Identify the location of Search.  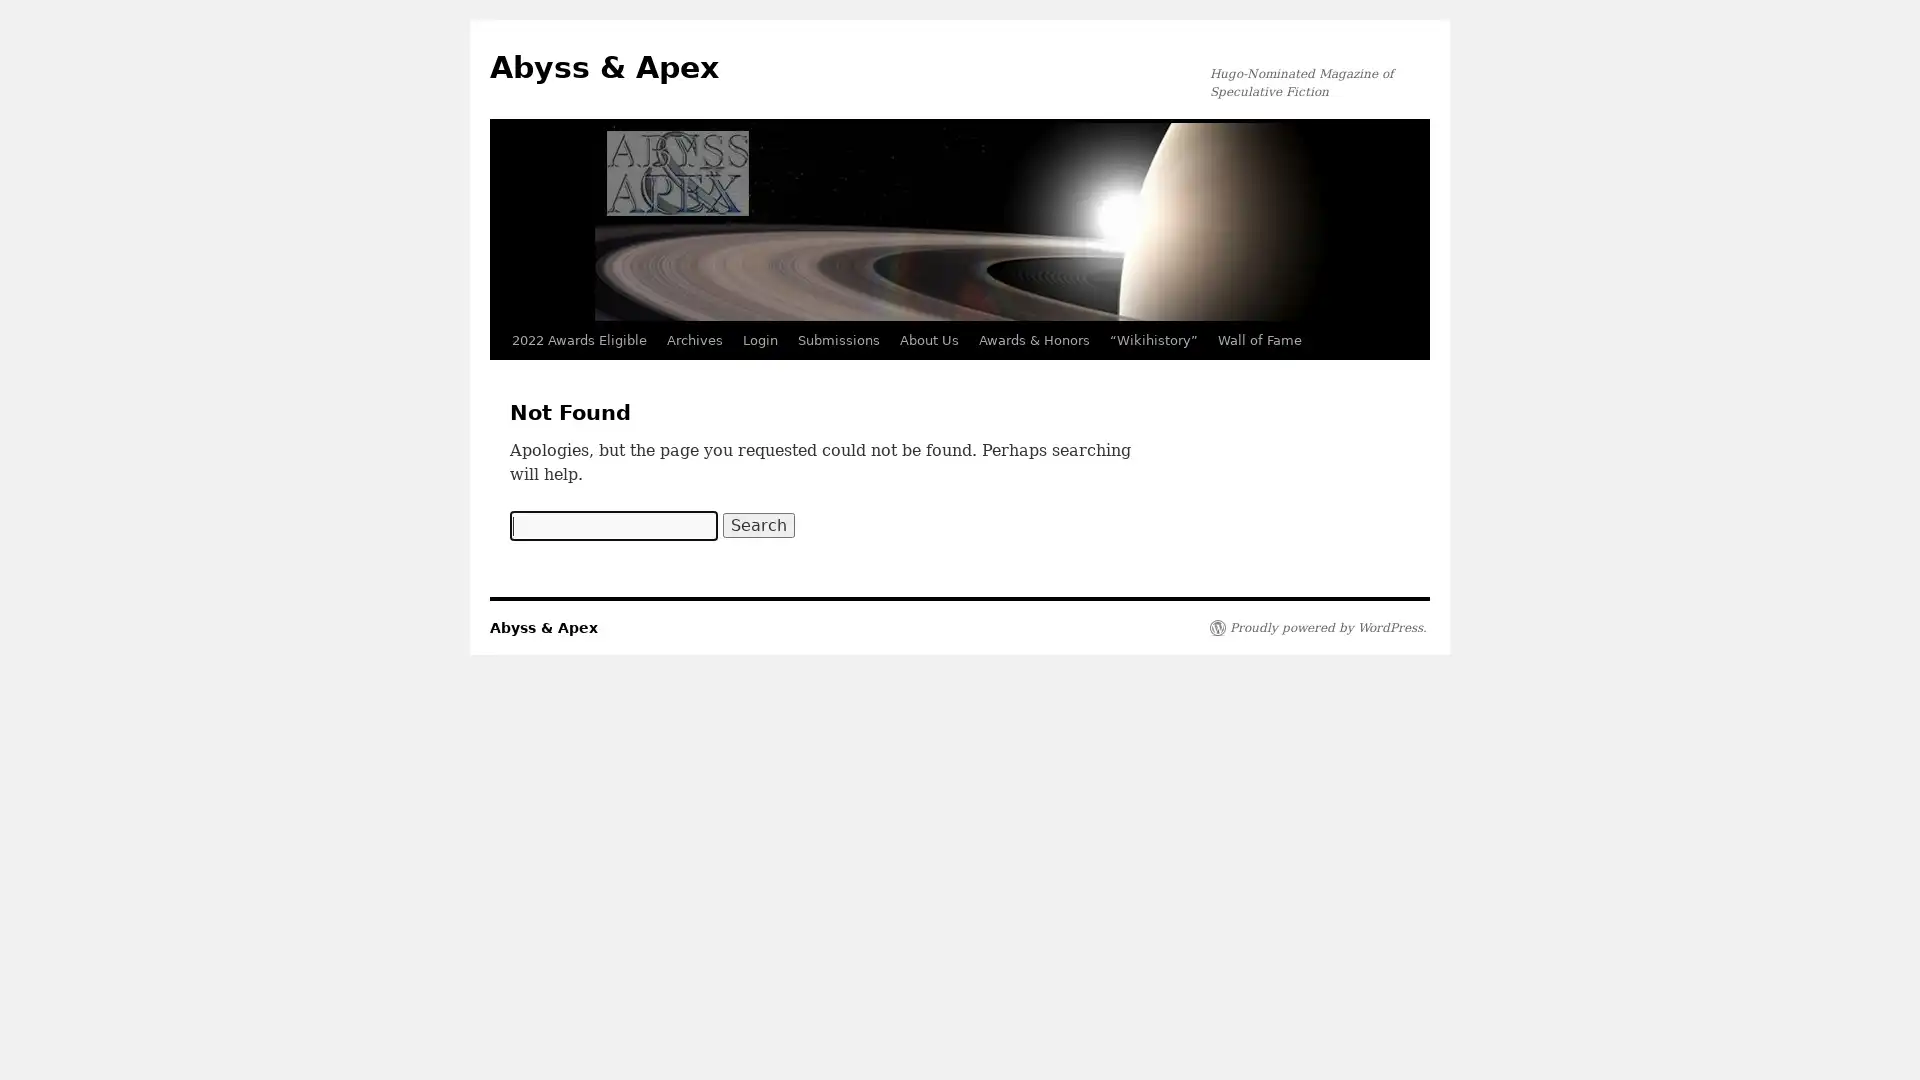
(757, 524).